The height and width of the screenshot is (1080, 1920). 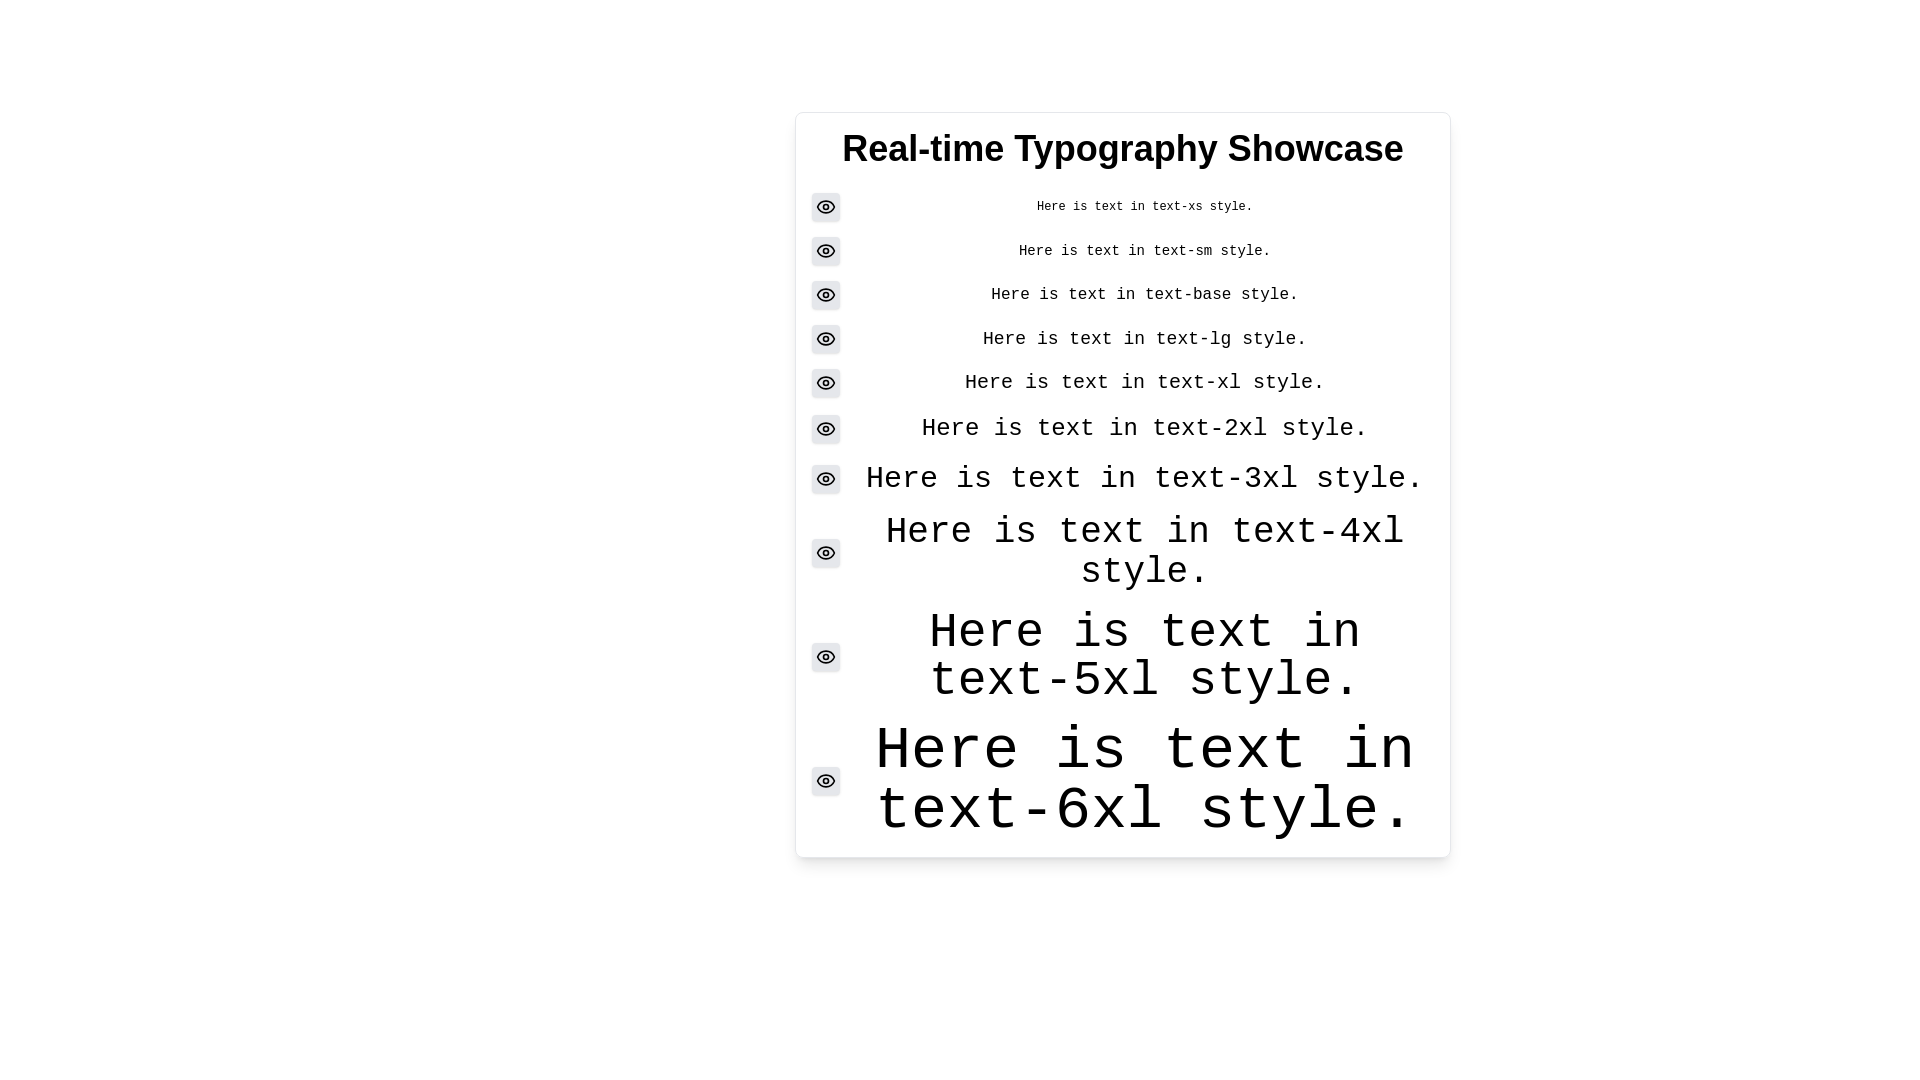 What do you see at coordinates (825, 249) in the screenshot?
I see `the eye icon in the sidebar menu, which is the second eye icon in the vertical list of font size examples` at bounding box center [825, 249].